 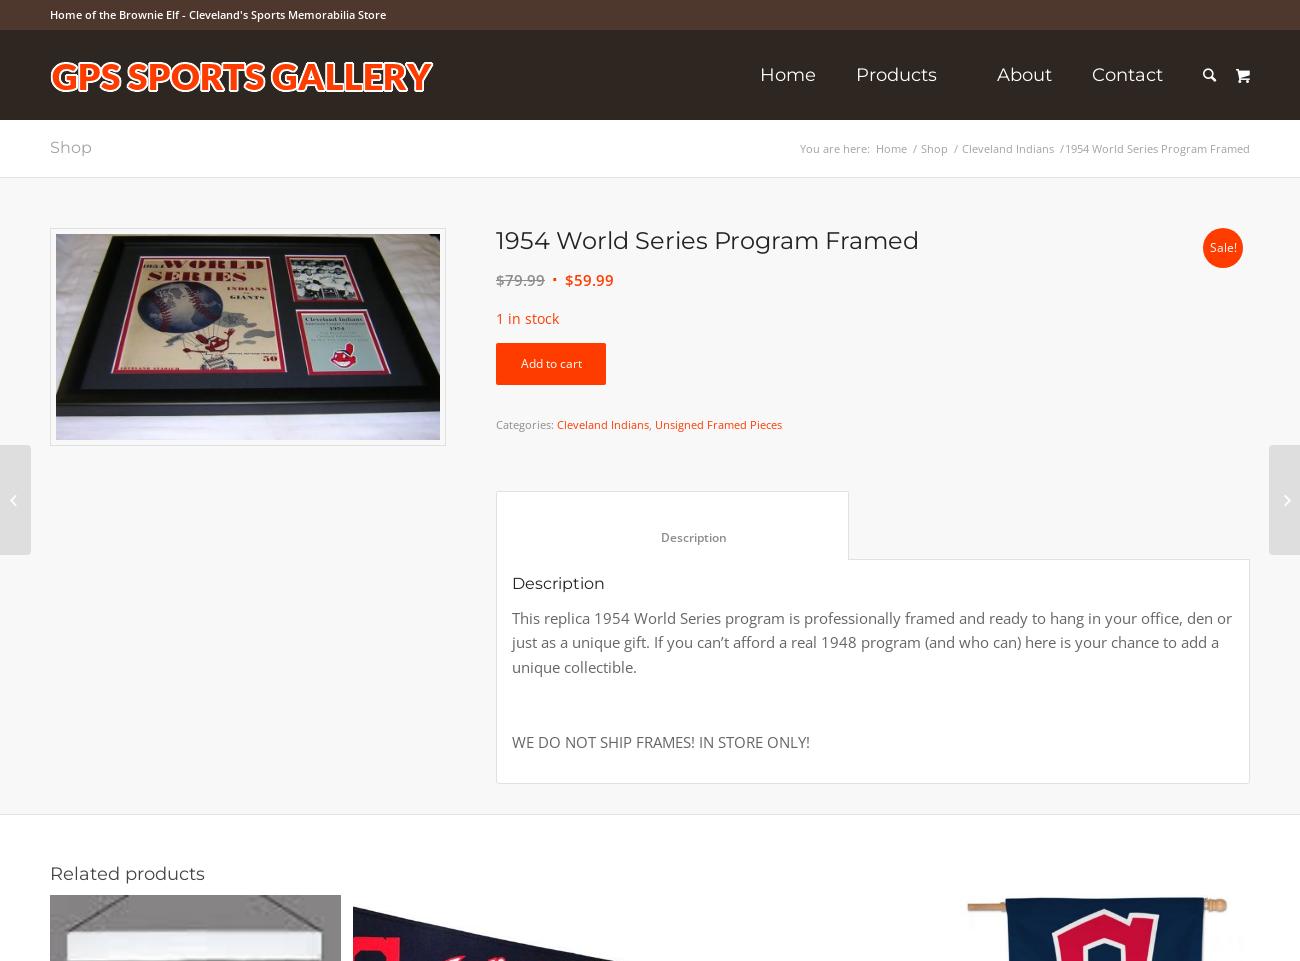 What do you see at coordinates (527, 317) in the screenshot?
I see `'1 in stock'` at bounding box center [527, 317].